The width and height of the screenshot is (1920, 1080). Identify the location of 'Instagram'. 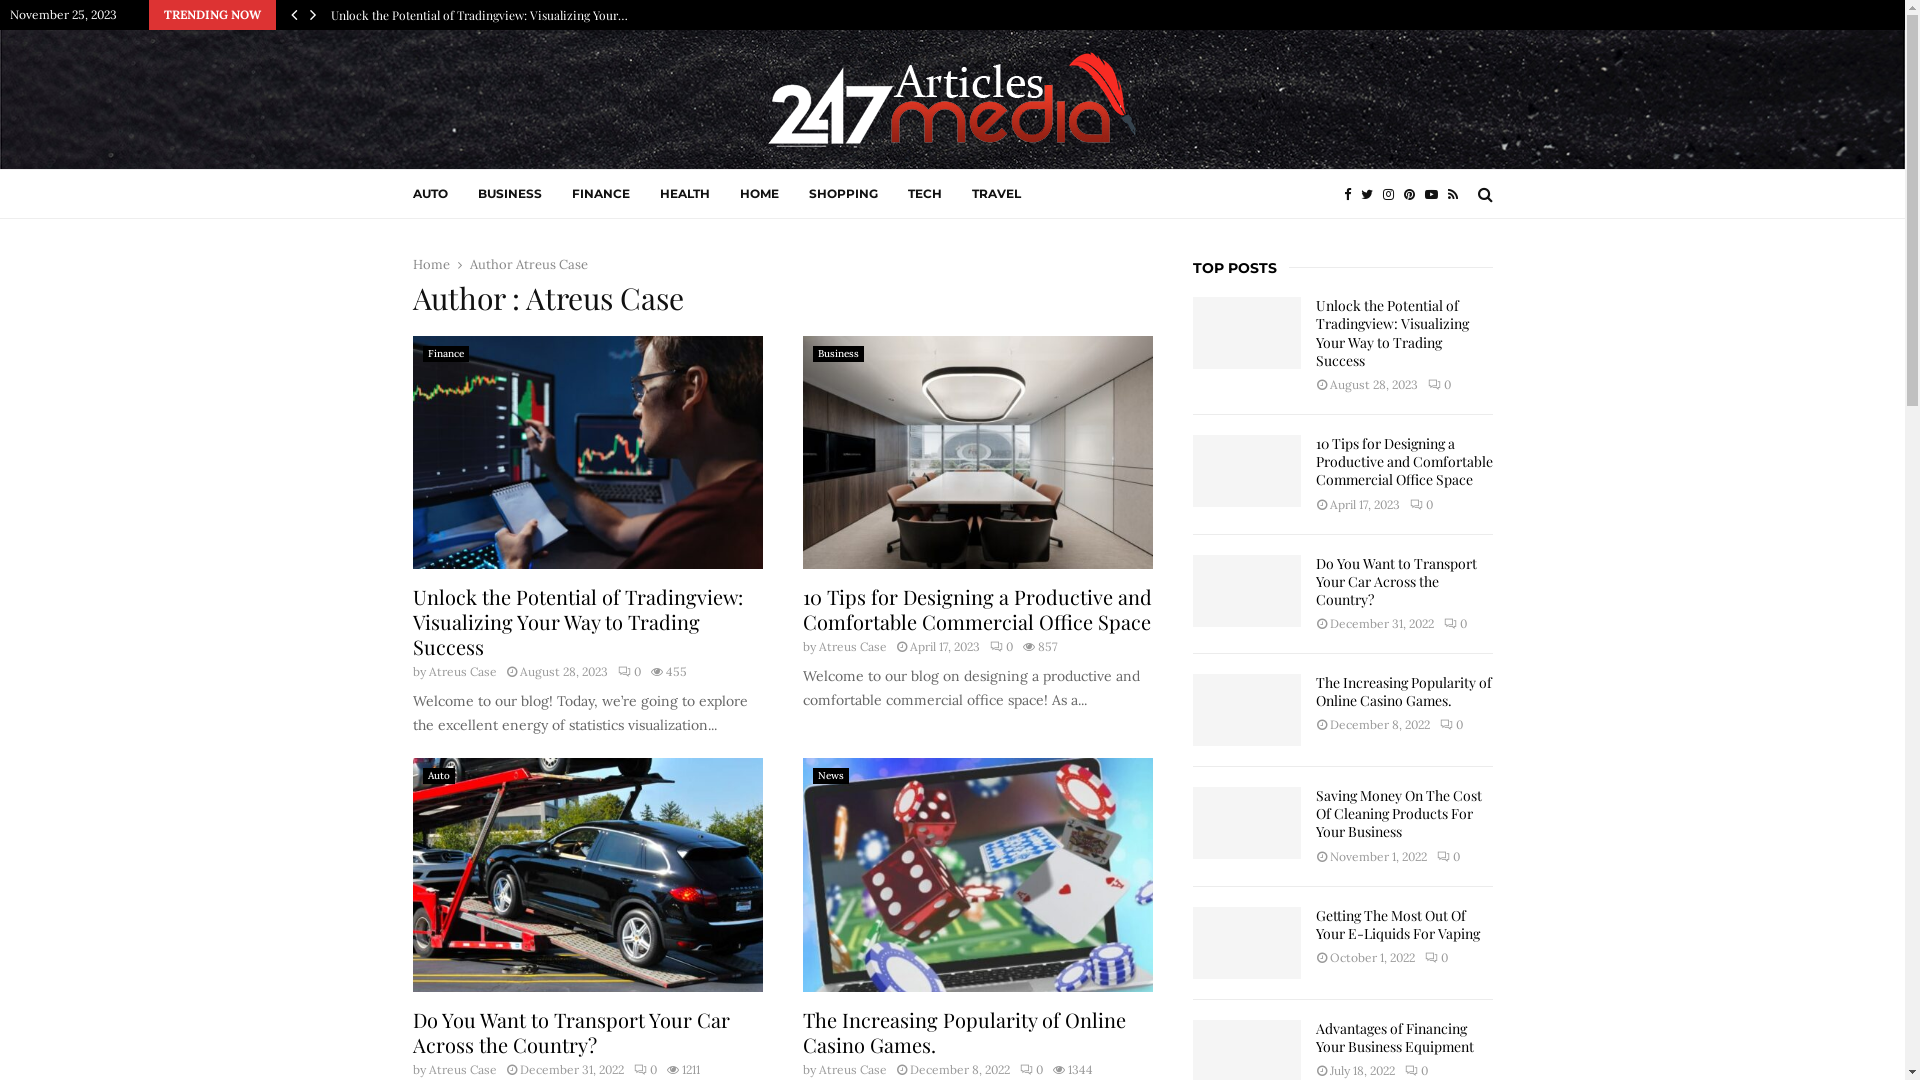
(1391, 194).